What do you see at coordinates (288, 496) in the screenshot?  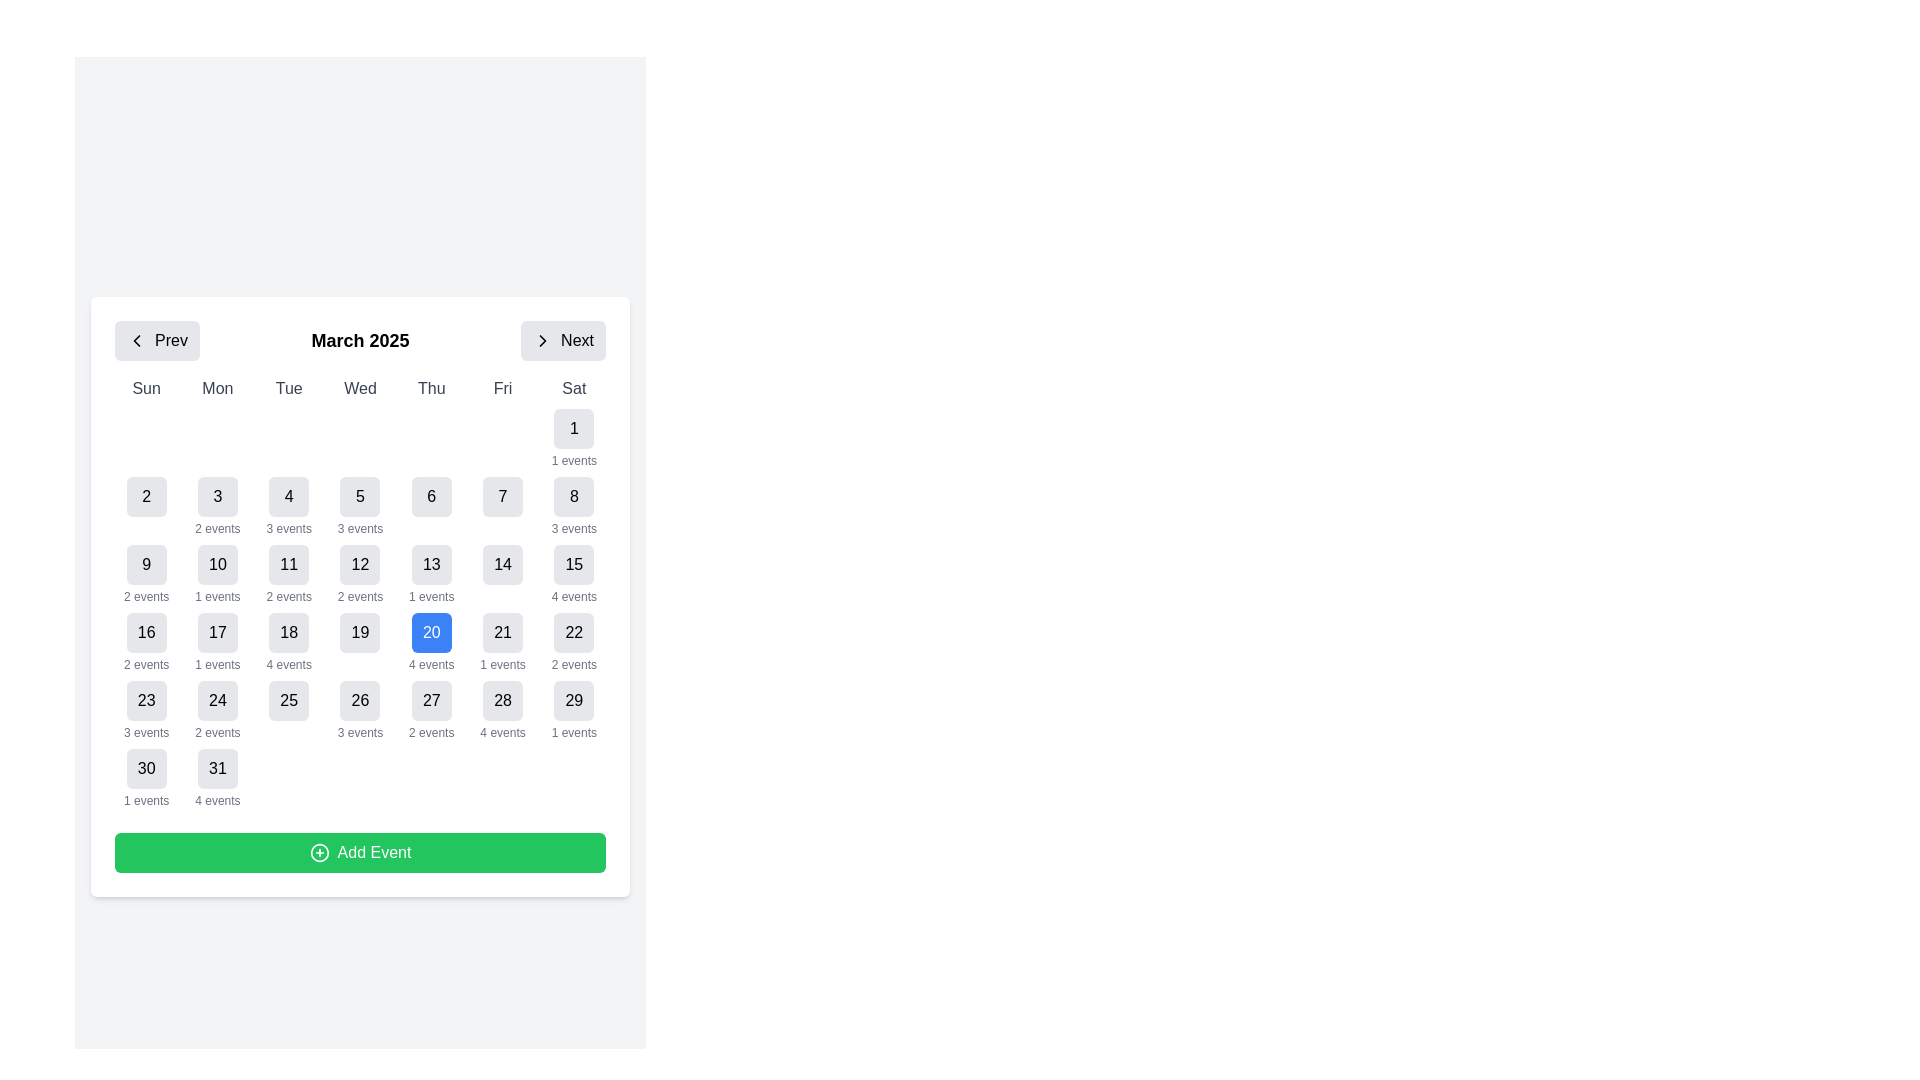 I see `the circular button displaying the number '4' in bold black font, located in the March 2025 calendar on Wednesday of the first week` at bounding box center [288, 496].